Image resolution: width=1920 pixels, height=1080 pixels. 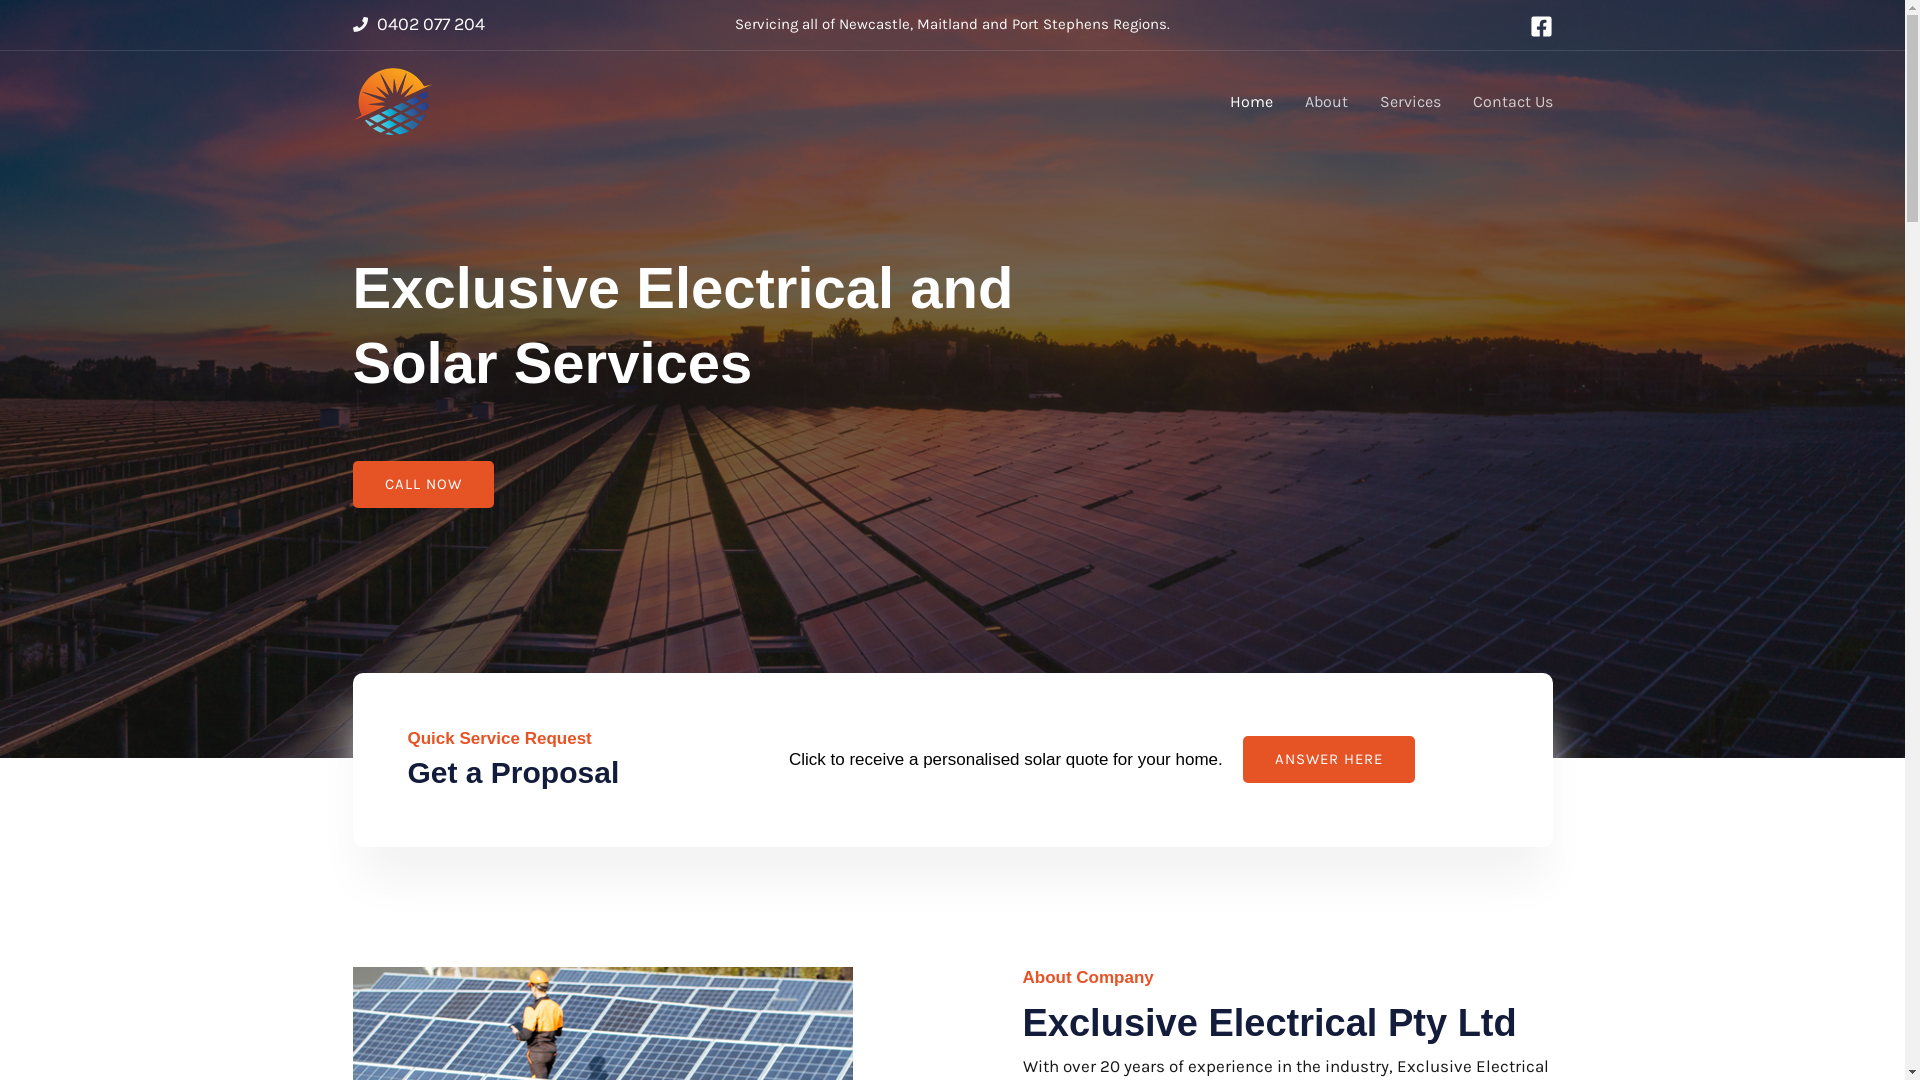 What do you see at coordinates (1503, 101) in the screenshot?
I see `'Contact Us'` at bounding box center [1503, 101].